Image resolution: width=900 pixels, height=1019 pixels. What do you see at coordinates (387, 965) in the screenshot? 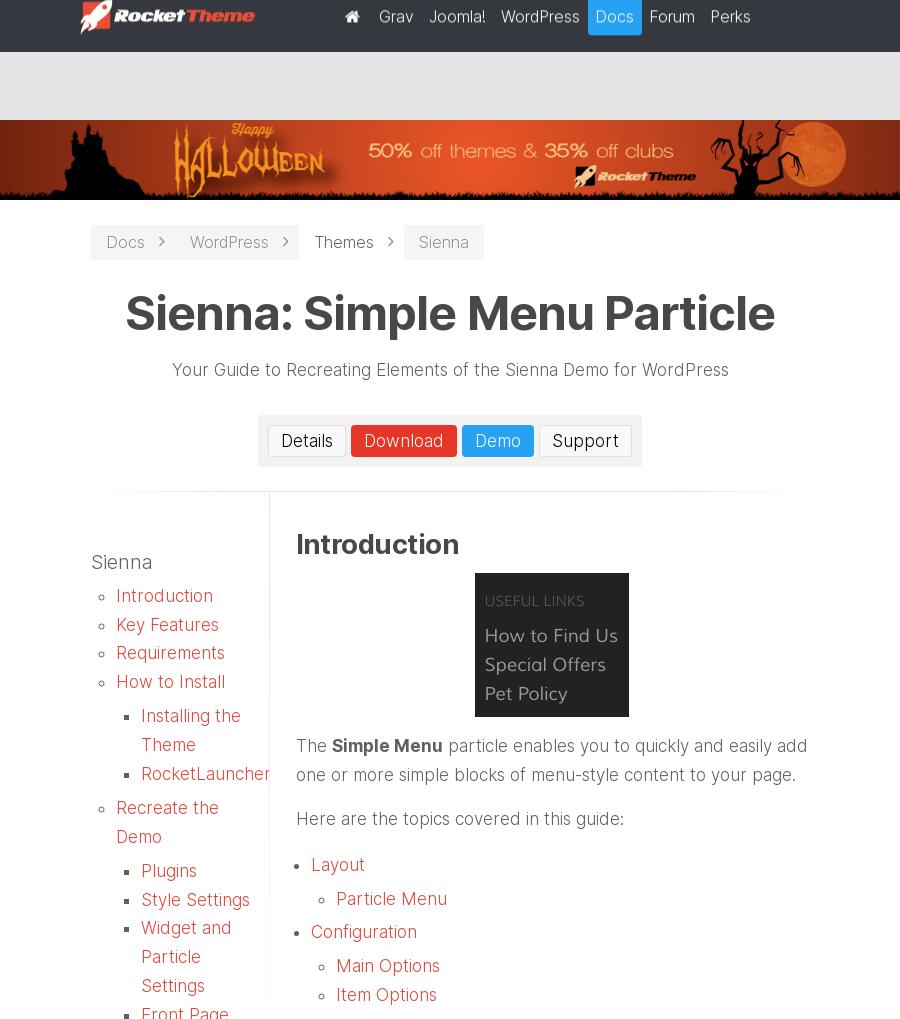
I see `'Main Options'` at bounding box center [387, 965].